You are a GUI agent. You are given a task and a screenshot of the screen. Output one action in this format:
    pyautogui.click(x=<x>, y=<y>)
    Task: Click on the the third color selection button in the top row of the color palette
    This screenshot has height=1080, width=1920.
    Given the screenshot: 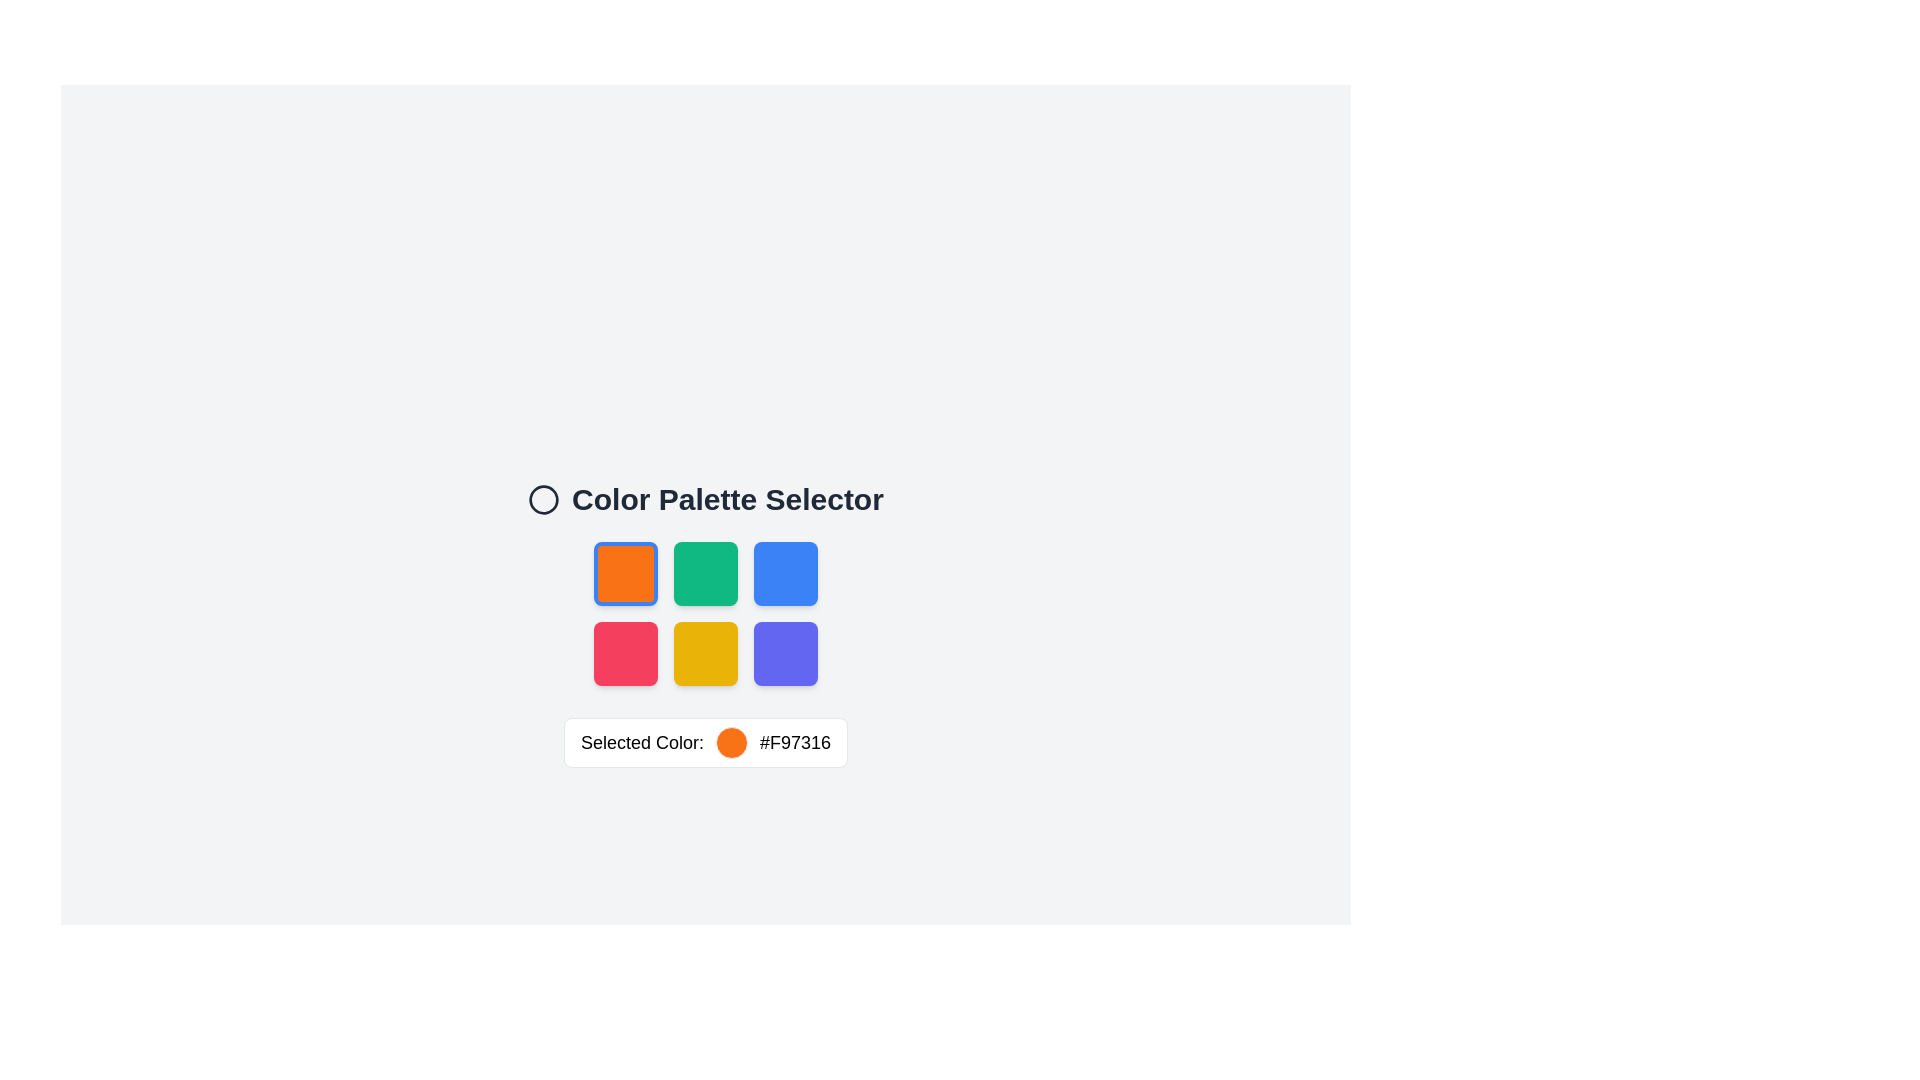 What is the action you would take?
    pyautogui.click(x=785, y=574)
    